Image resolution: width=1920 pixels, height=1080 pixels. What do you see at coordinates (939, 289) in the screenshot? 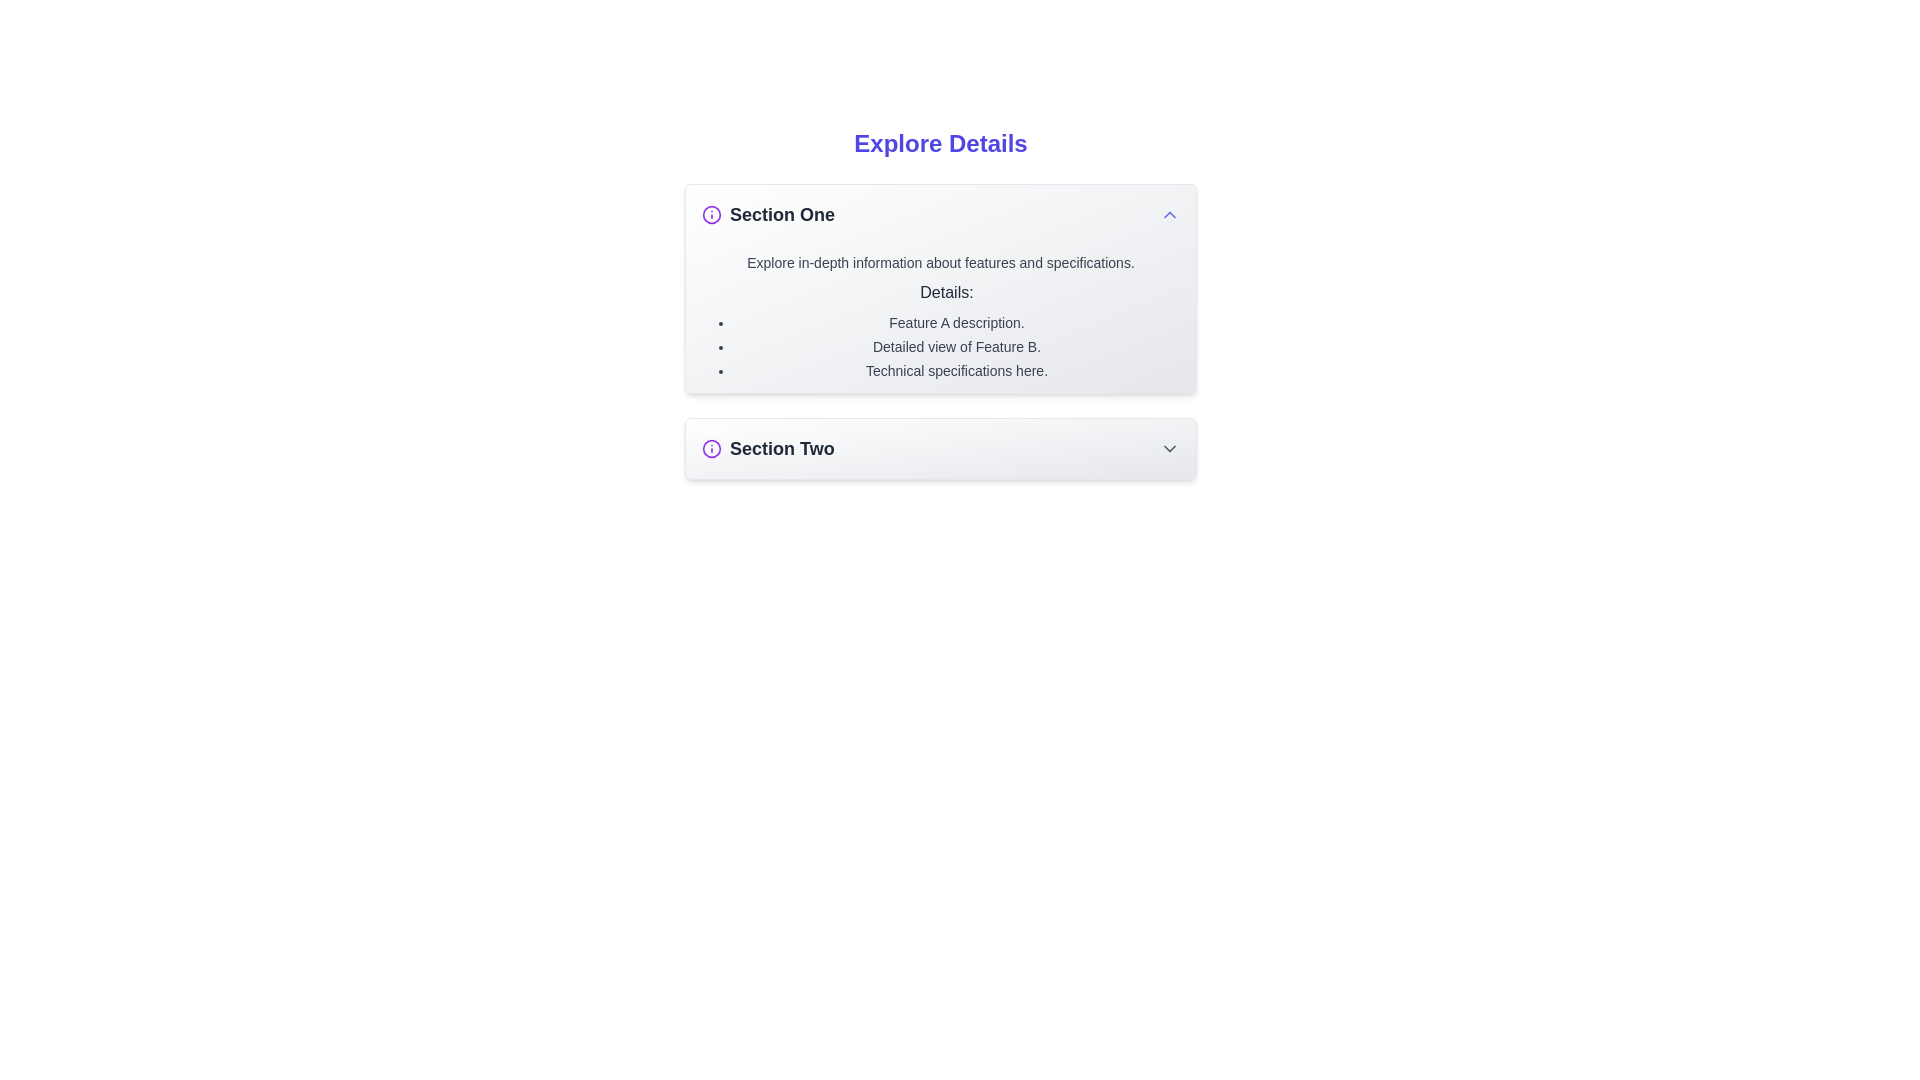
I see `the collapsible section titled 'Section One', which is visually distinct with a gradient background and rounded corners, located centrally below the heading 'Explore Details'` at bounding box center [939, 289].